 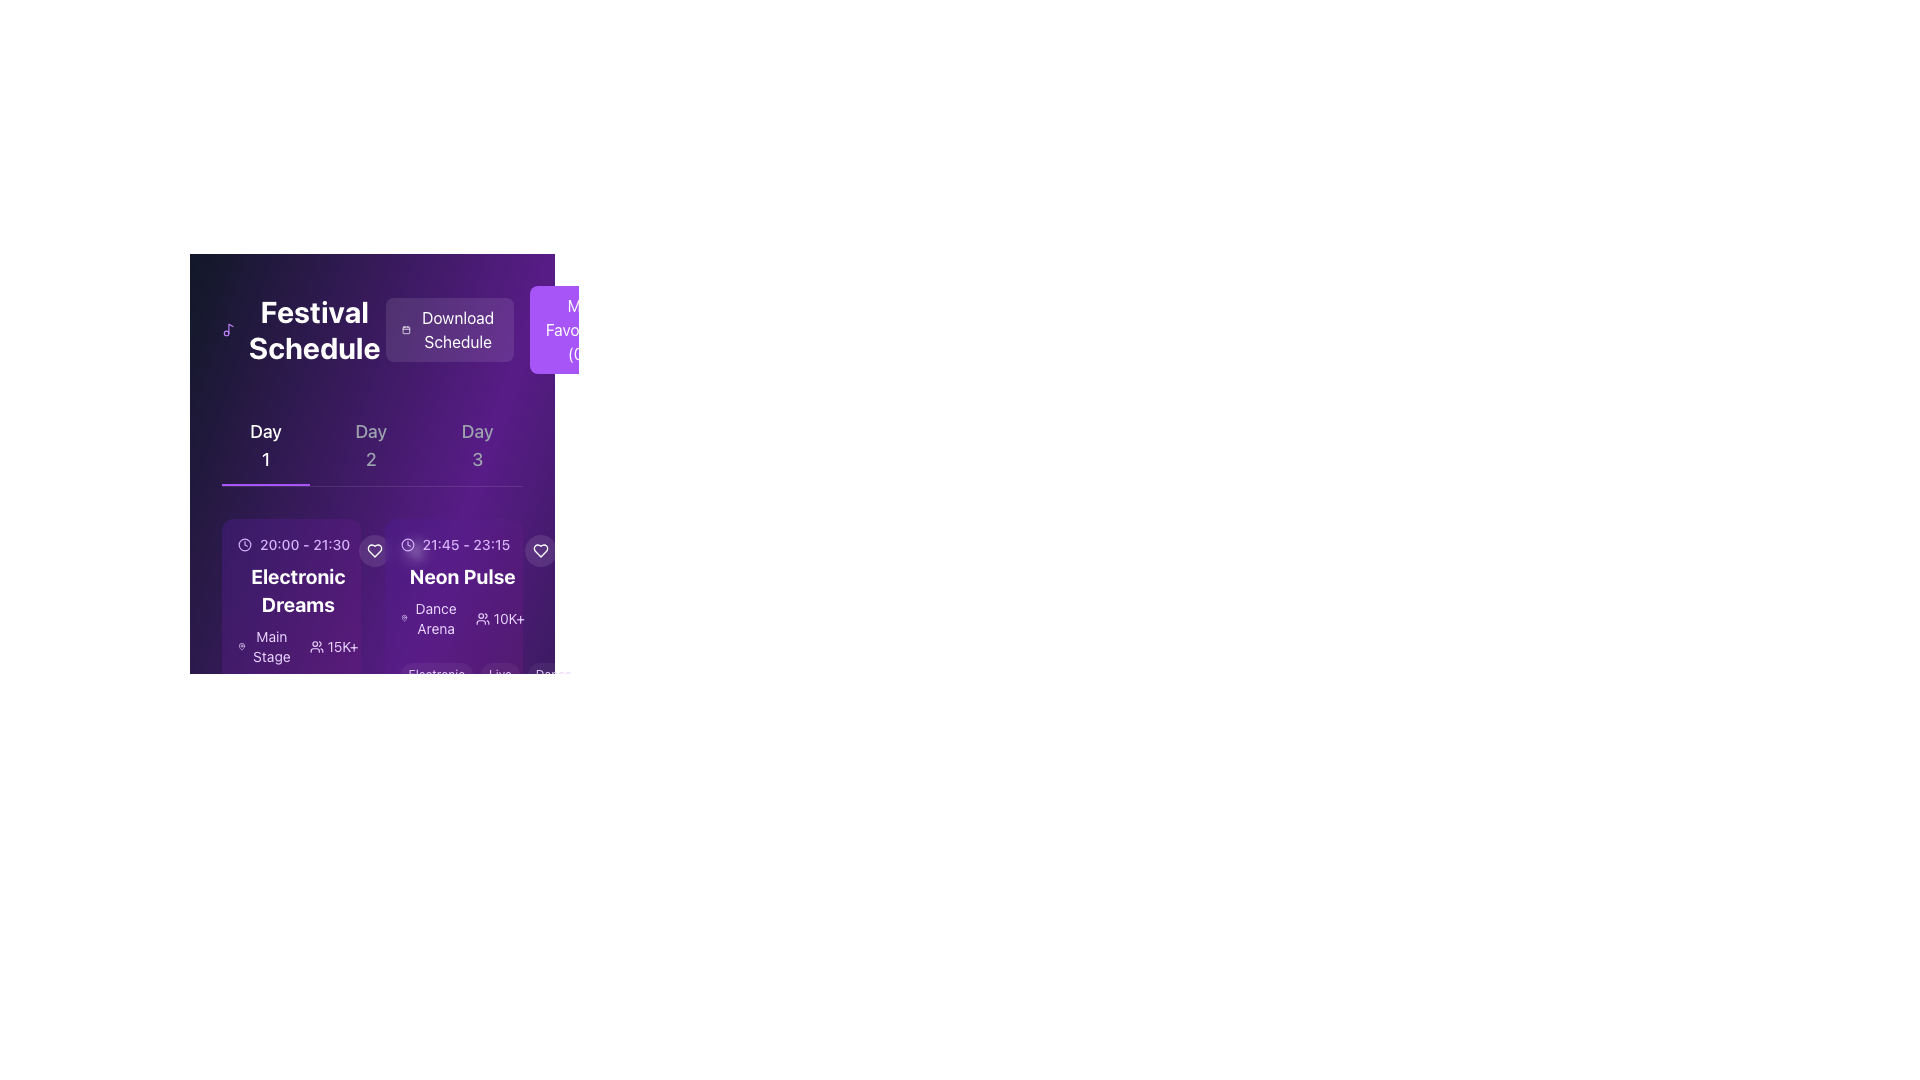 What do you see at coordinates (296, 544) in the screenshot?
I see `the text label displaying the time range for the event, which is positioned above the title 'Electronic Dreams' and below the heading, to associate the time with the event details` at bounding box center [296, 544].